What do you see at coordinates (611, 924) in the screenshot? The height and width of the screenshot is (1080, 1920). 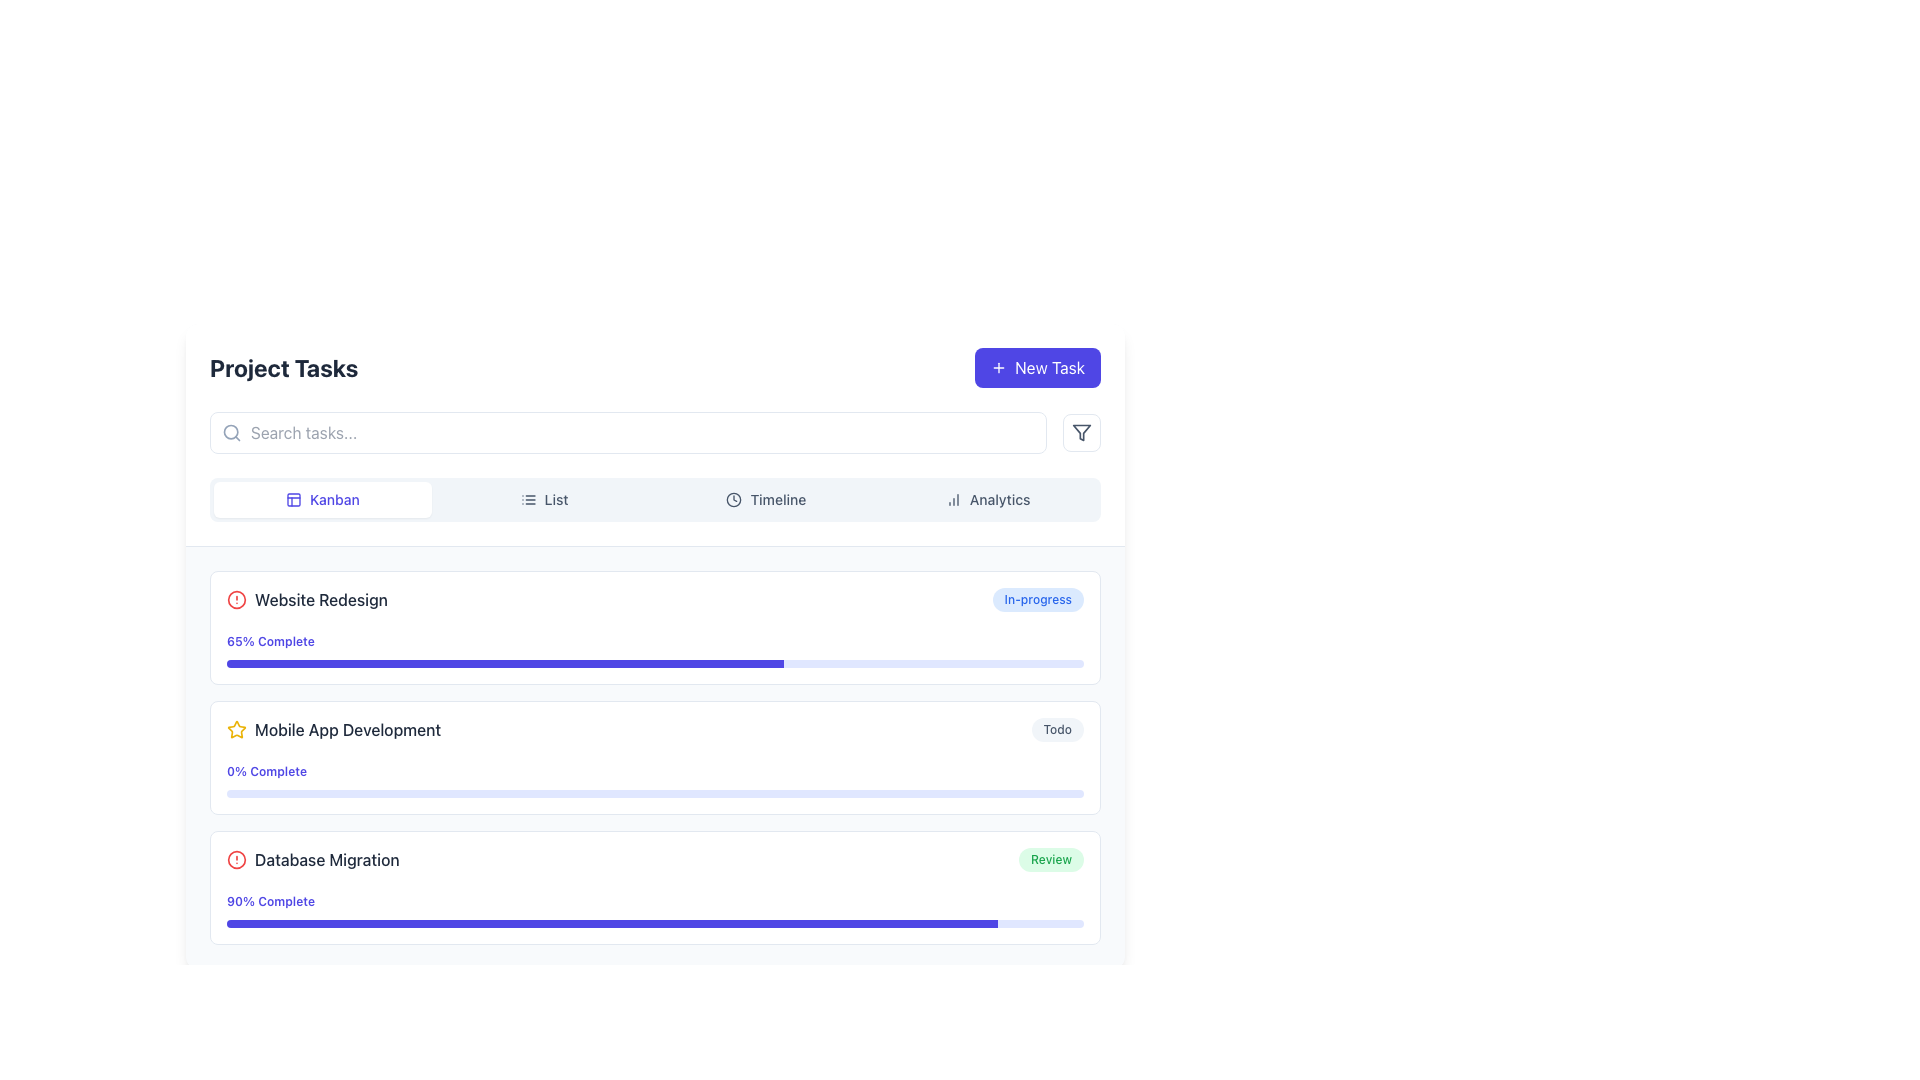 I see `the 90% filled section of the progress bar indicating the completion of the 'Database Migration' task, located at the bottom of the task card` at bounding box center [611, 924].